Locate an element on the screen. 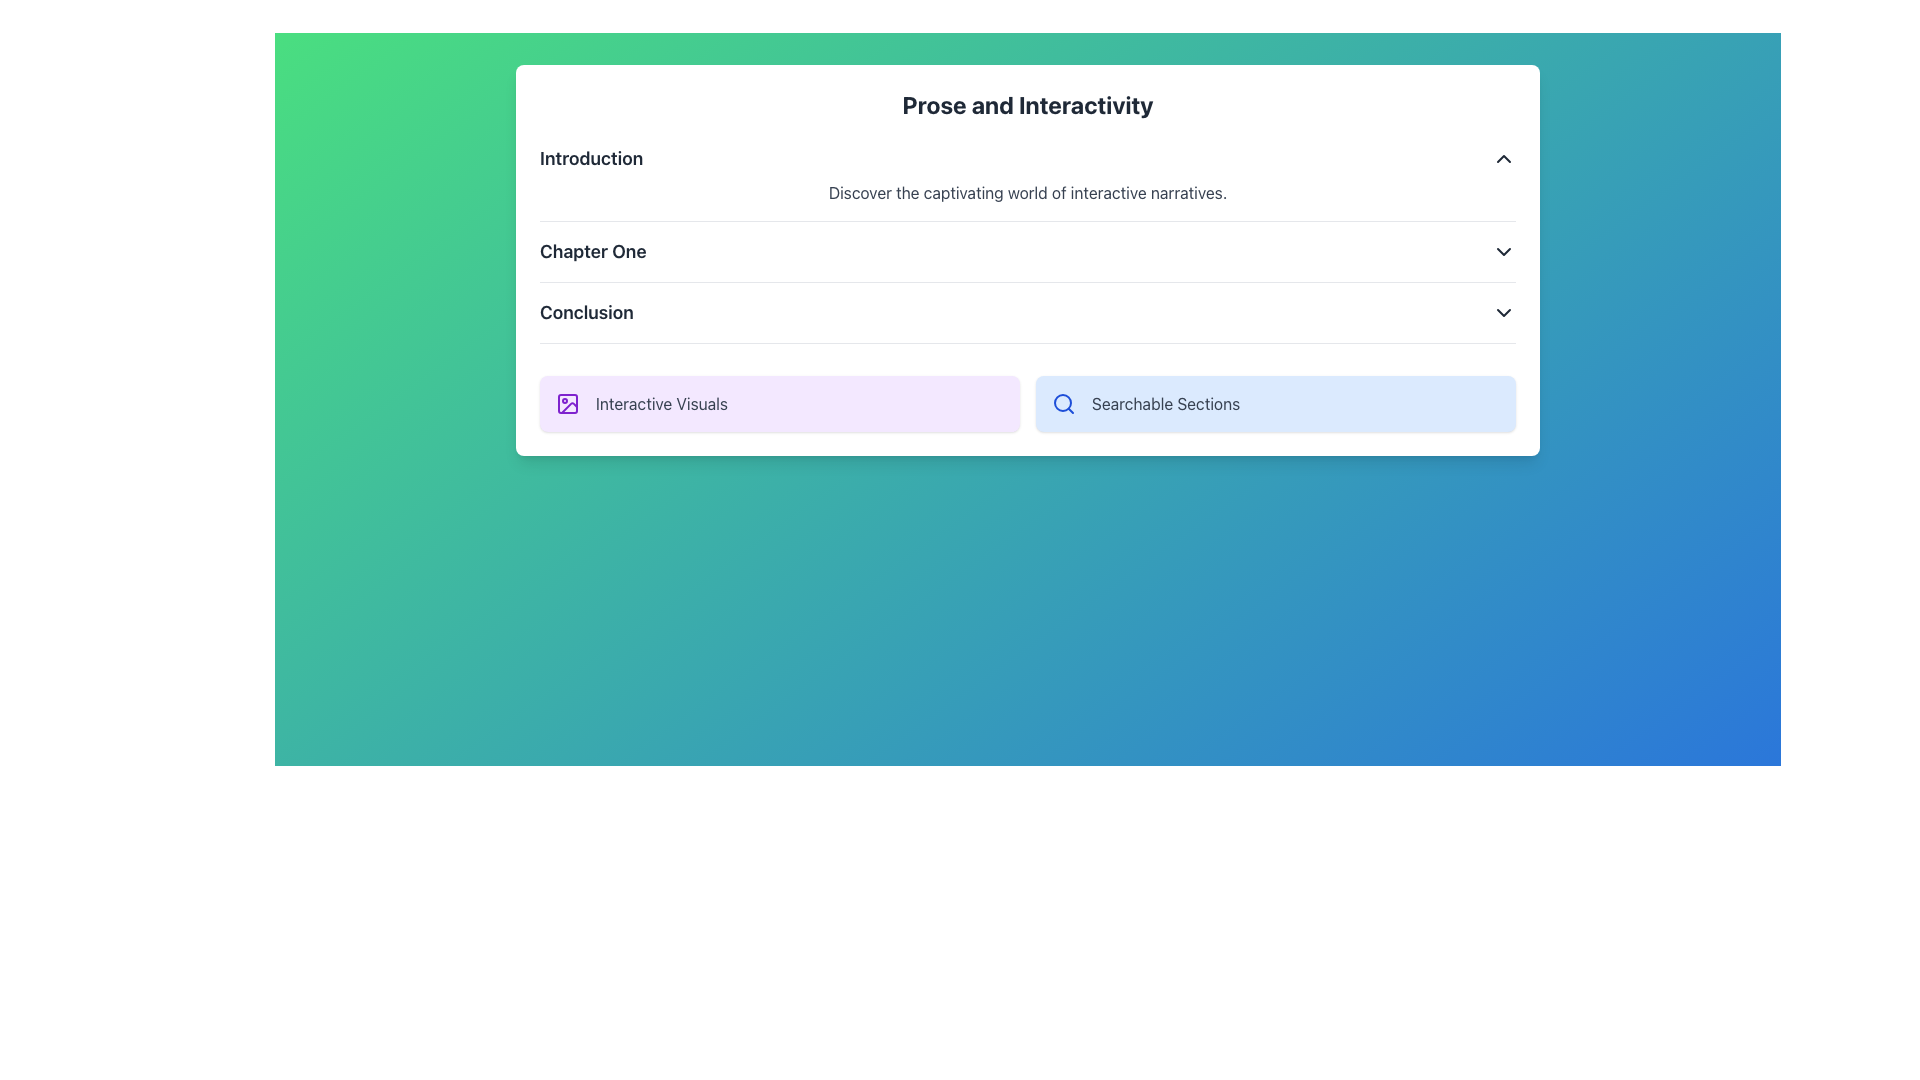 This screenshot has height=1080, width=1920. the 'Interactive Visuals' card located in the left section of the two-column grid layout is located at coordinates (778, 404).